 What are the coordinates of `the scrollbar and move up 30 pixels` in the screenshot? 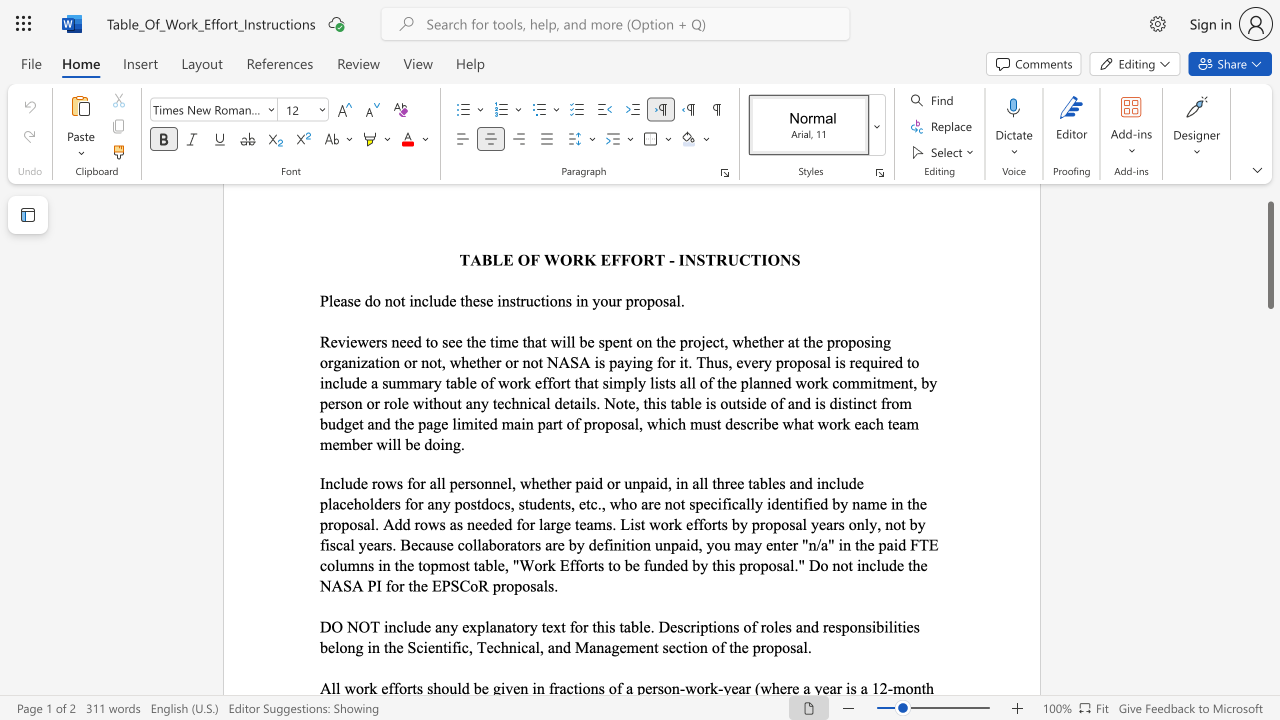 It's located at (1269, 254).